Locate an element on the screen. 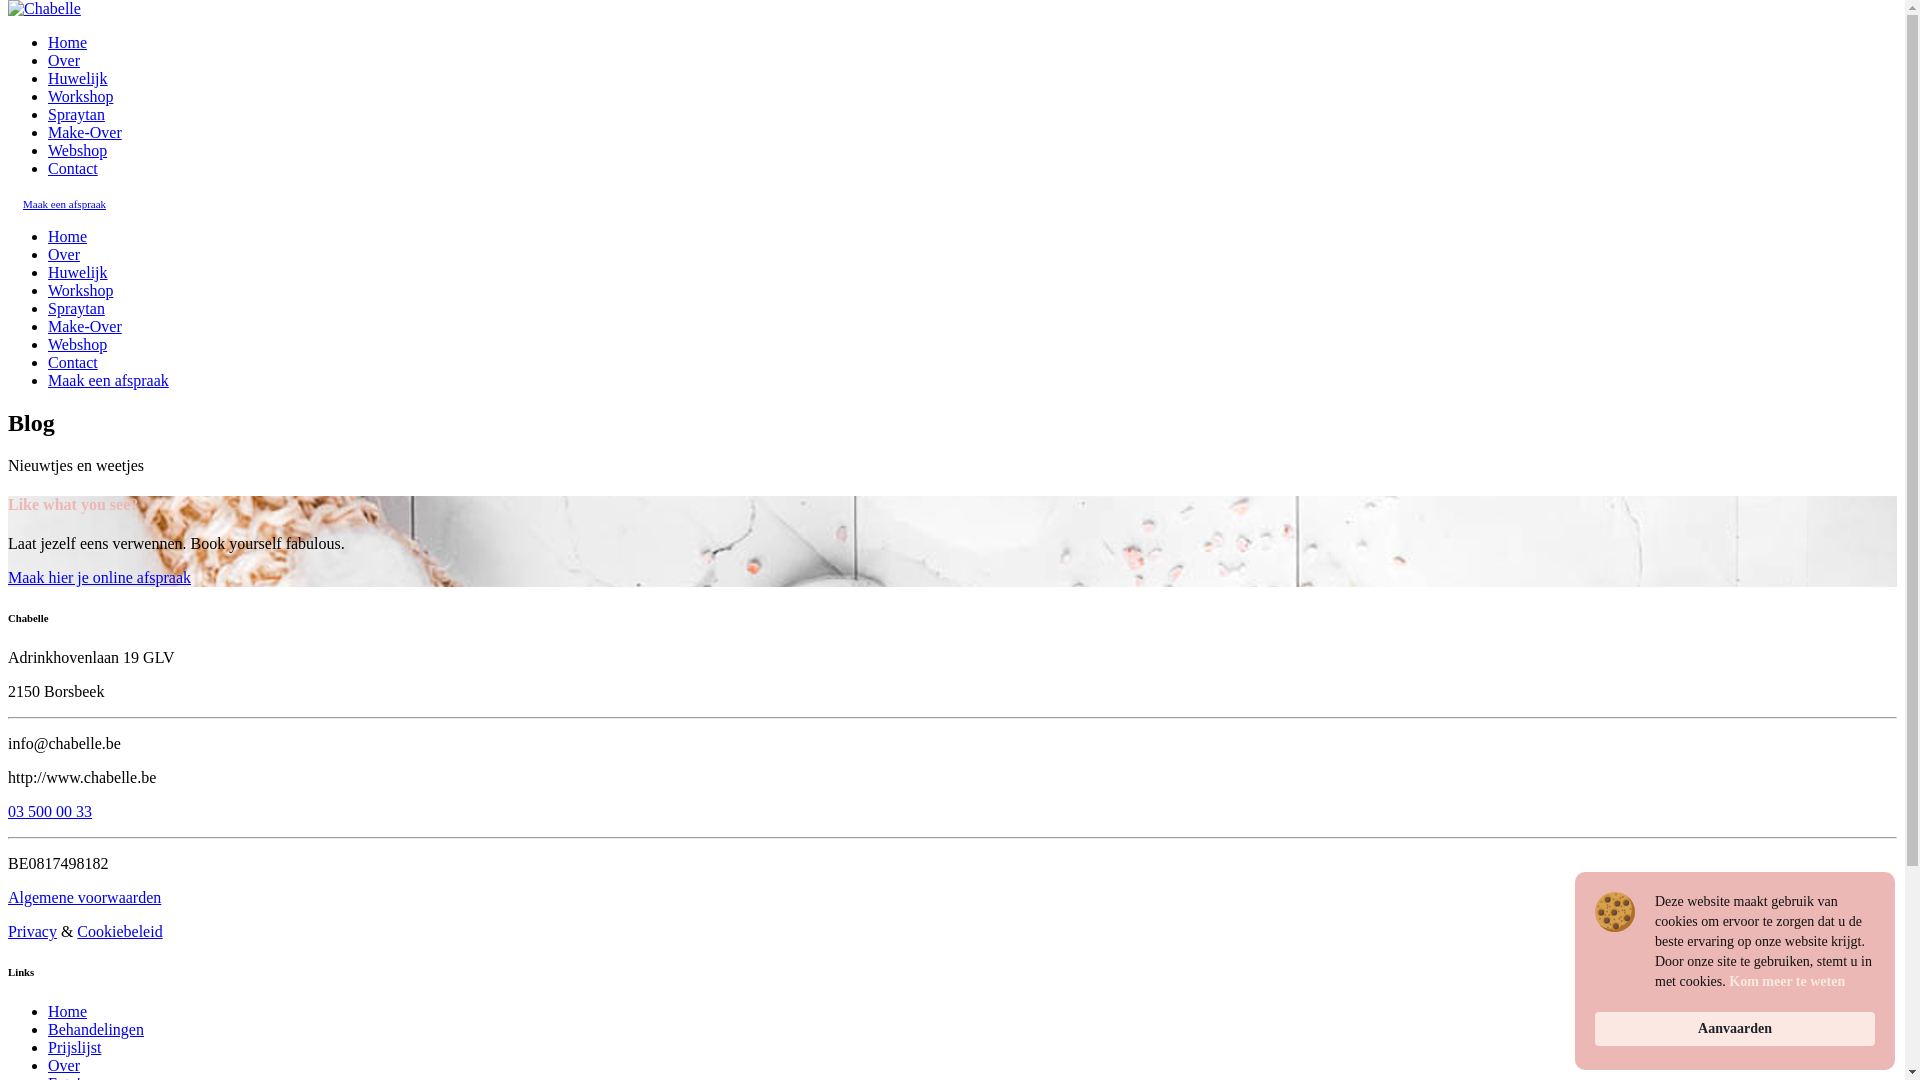 This screenshot has width=1920, height=1080. 'Huwelijk' is located at coordinates (77, 272).